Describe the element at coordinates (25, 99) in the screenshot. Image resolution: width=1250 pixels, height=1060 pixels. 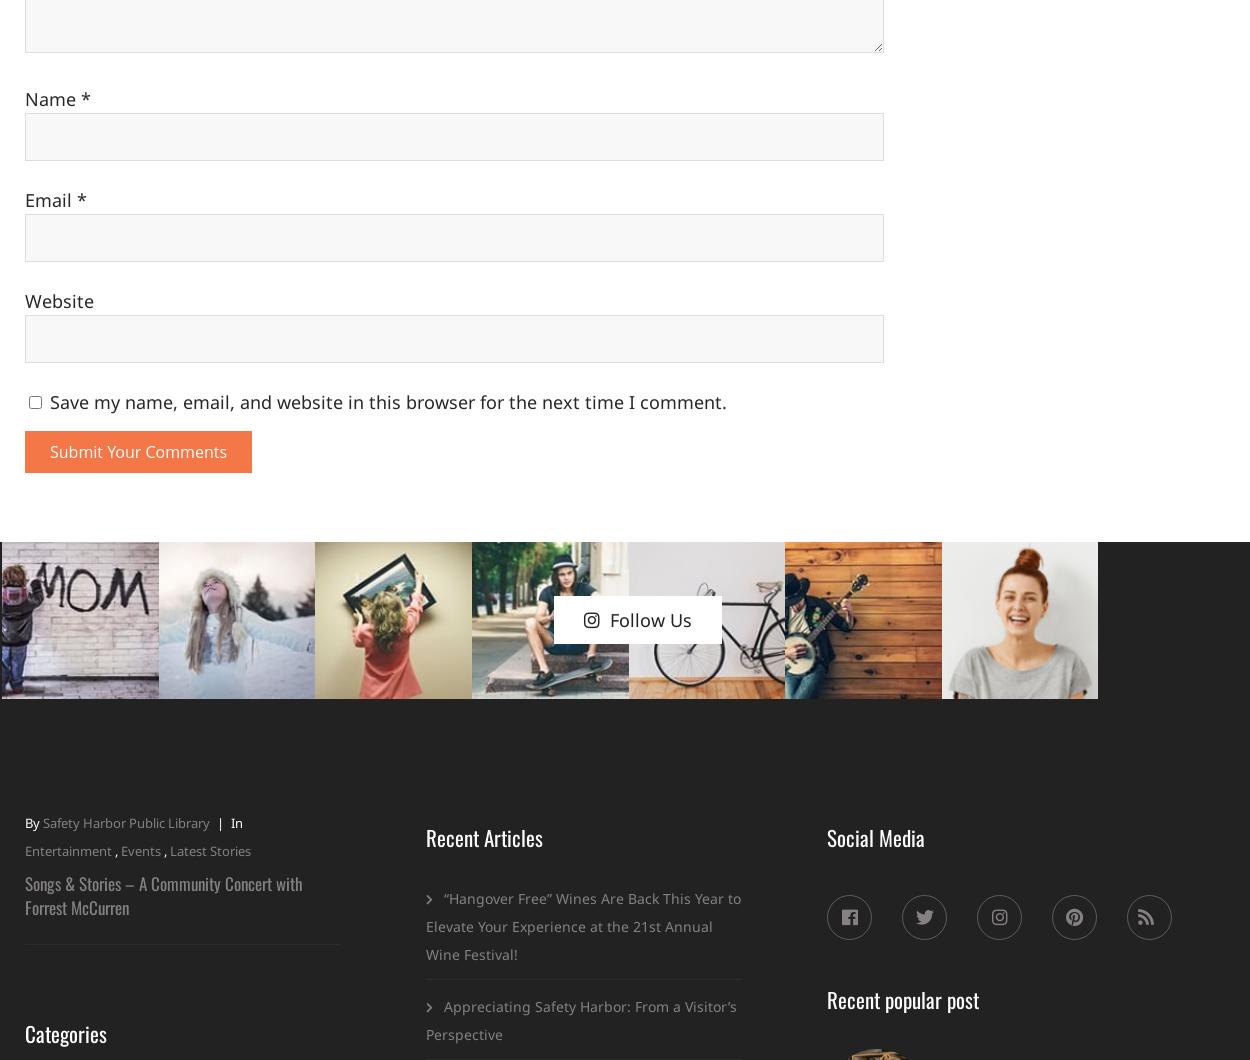
I see `'Name'` at that location.